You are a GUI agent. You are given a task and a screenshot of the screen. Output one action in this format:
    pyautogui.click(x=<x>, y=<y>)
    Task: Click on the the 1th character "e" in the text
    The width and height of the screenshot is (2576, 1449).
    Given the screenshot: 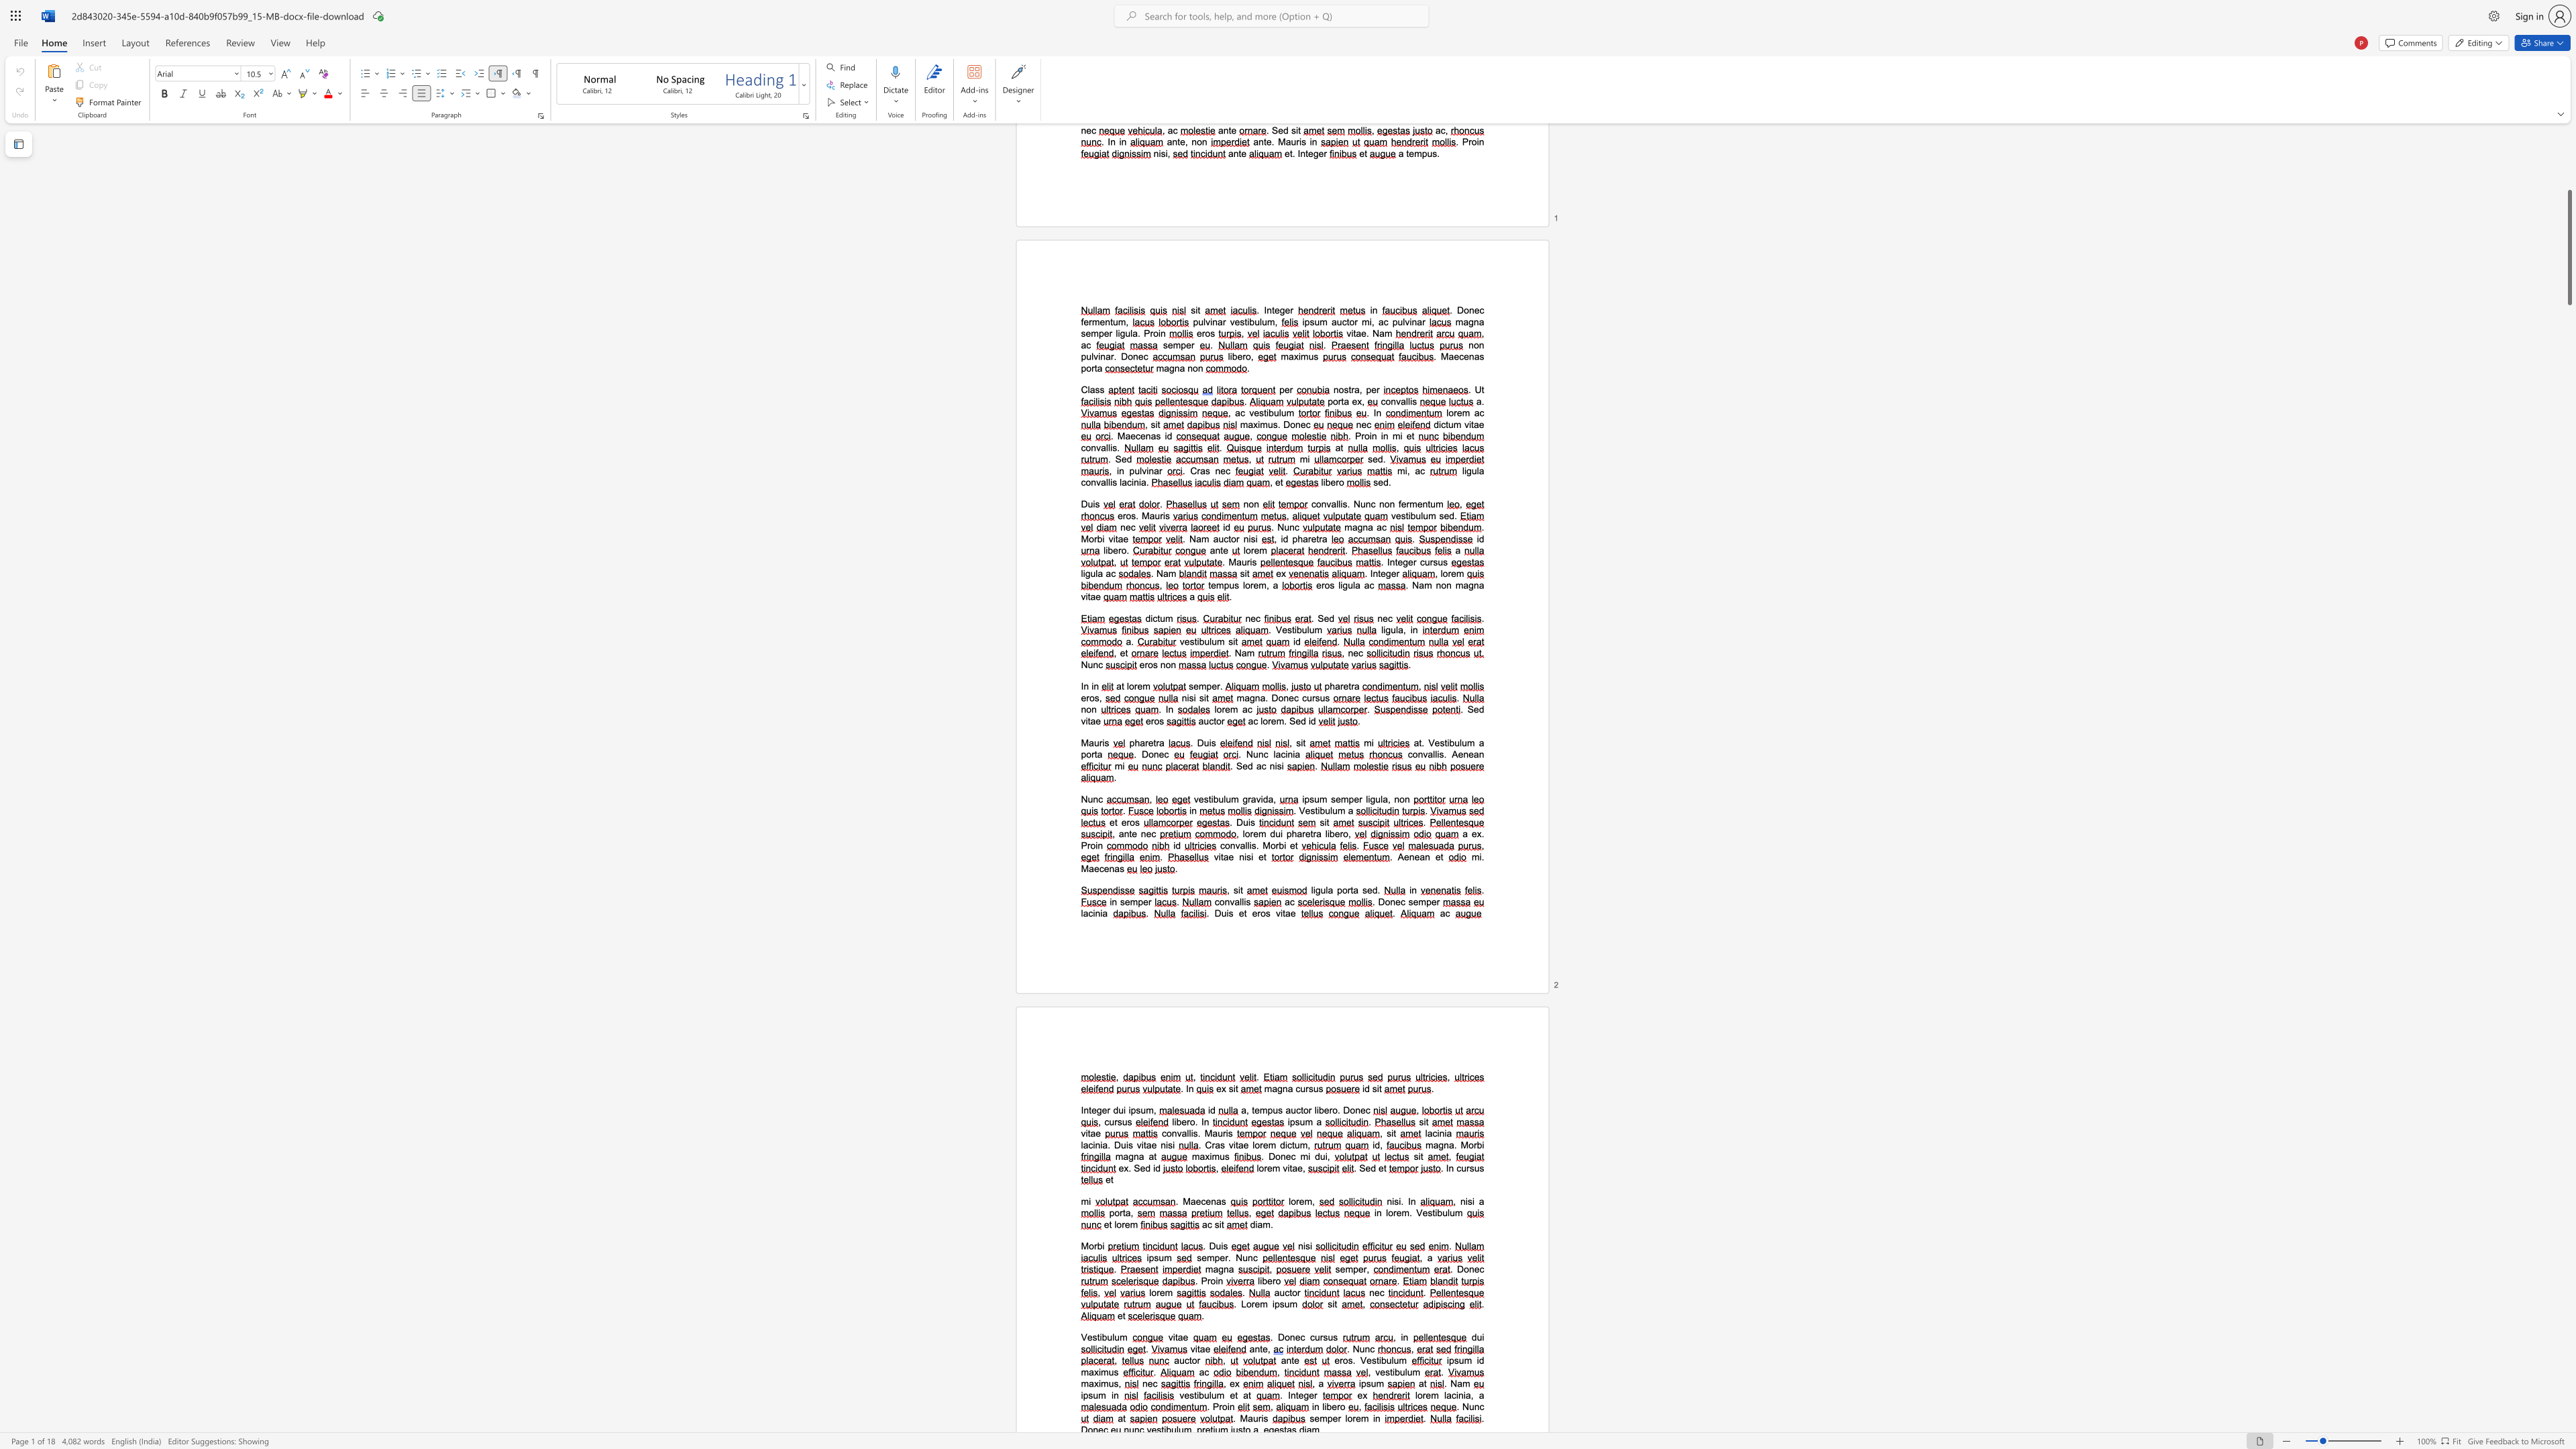 What is the action you would take?
    pyautogui.click(x=1397, y=902)
    